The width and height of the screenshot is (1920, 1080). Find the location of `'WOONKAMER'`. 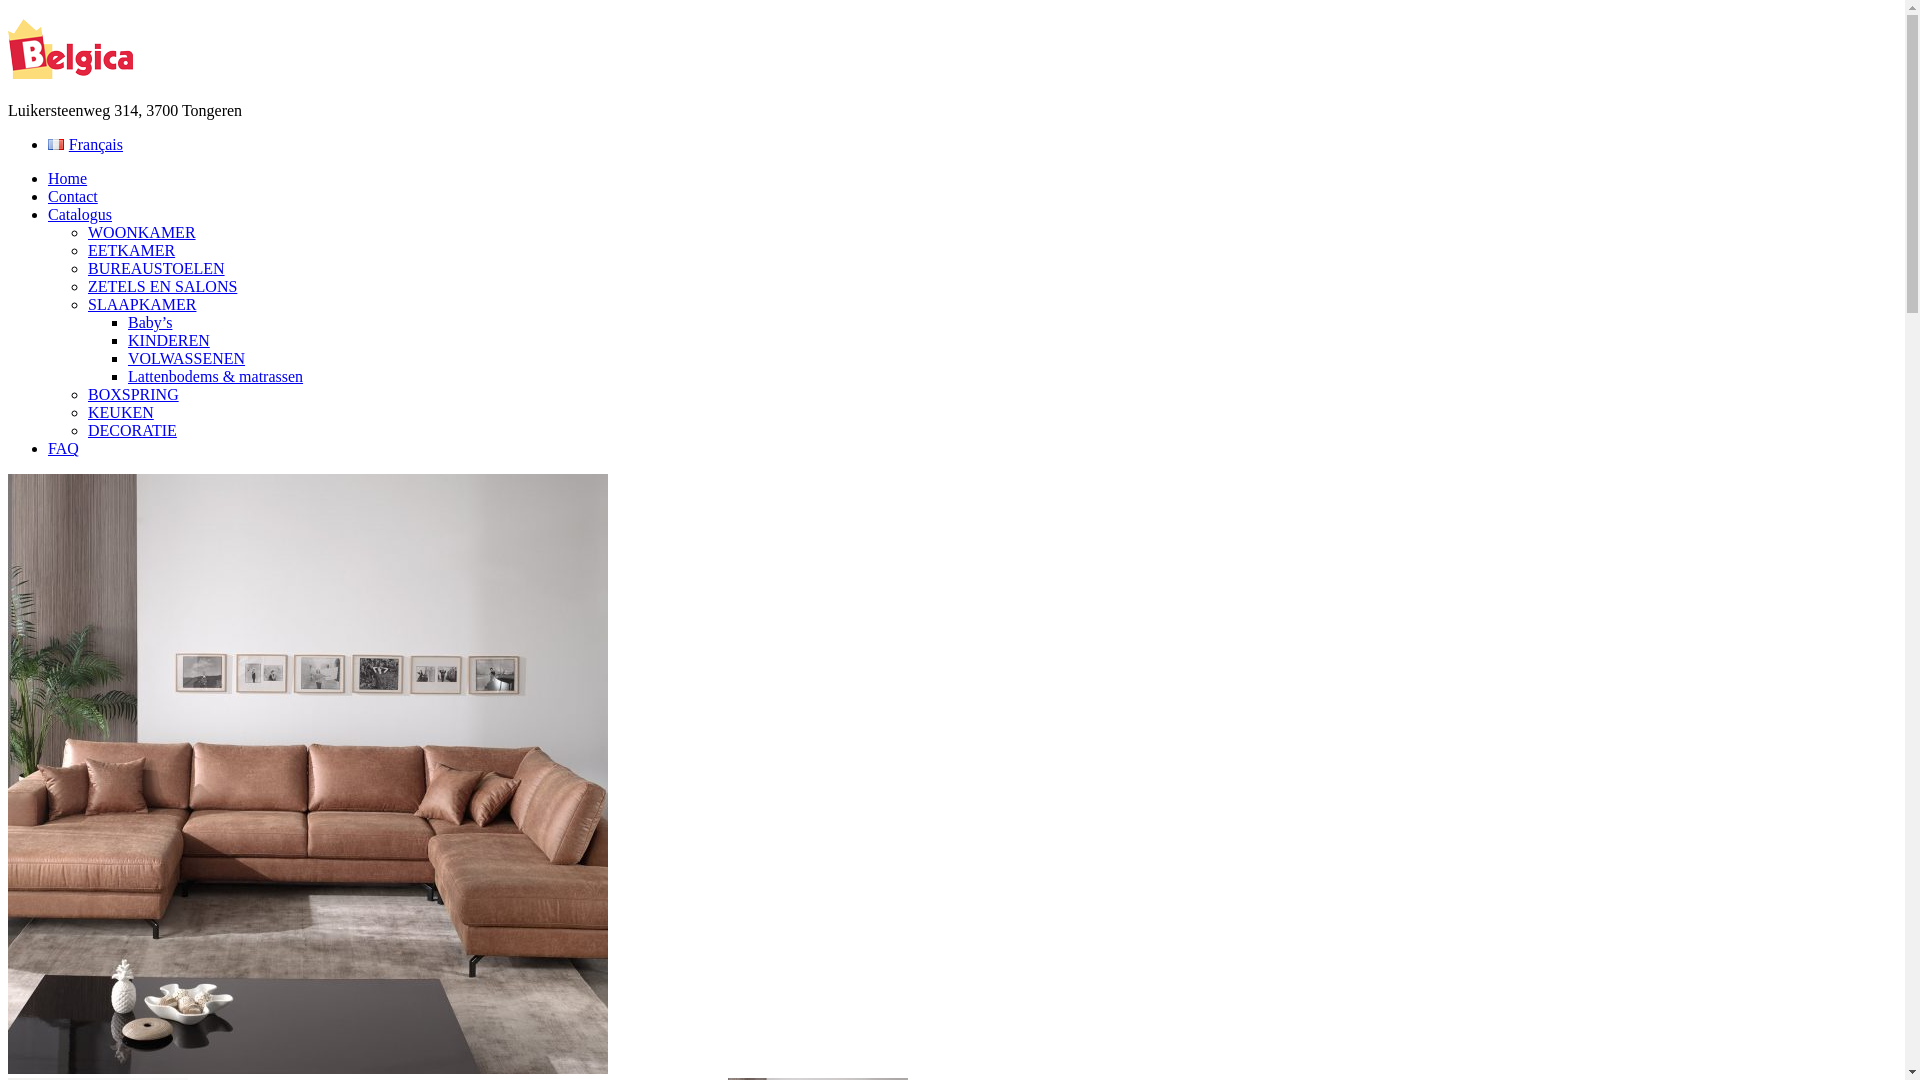

'WOONKAMER' is located at coordinates (141, 231).